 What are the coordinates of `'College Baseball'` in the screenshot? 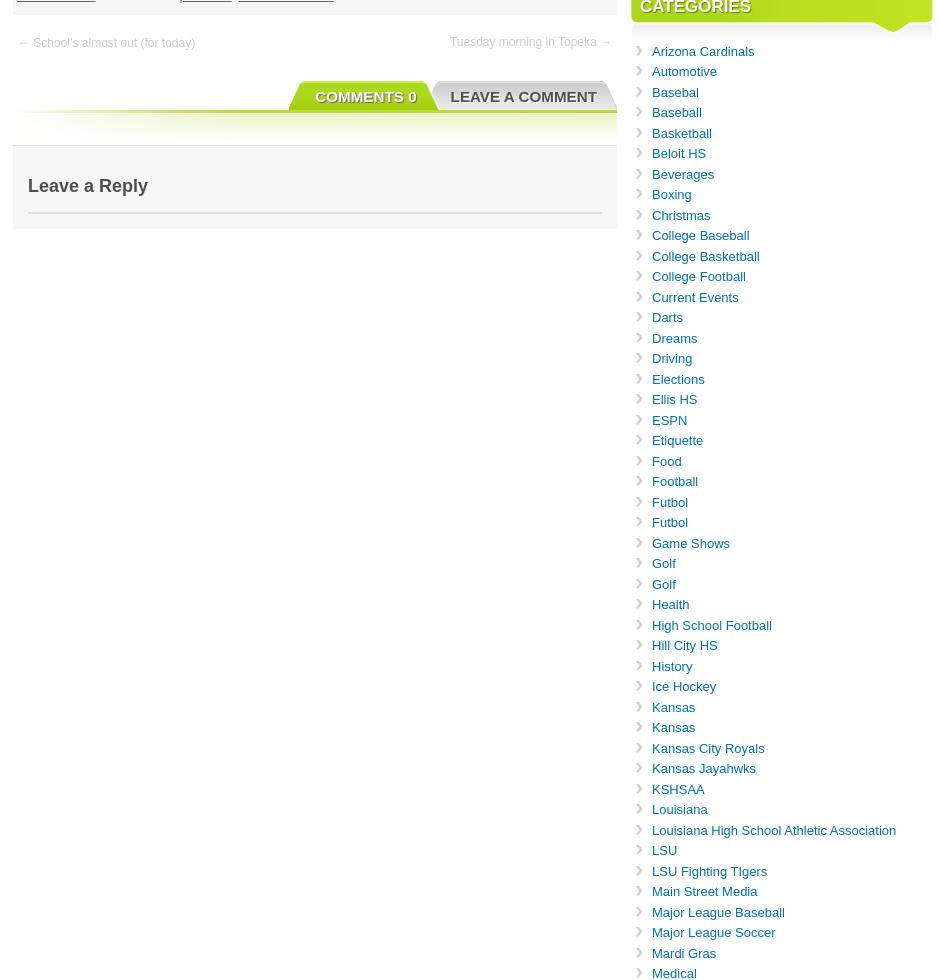 It's located at (699, 235).